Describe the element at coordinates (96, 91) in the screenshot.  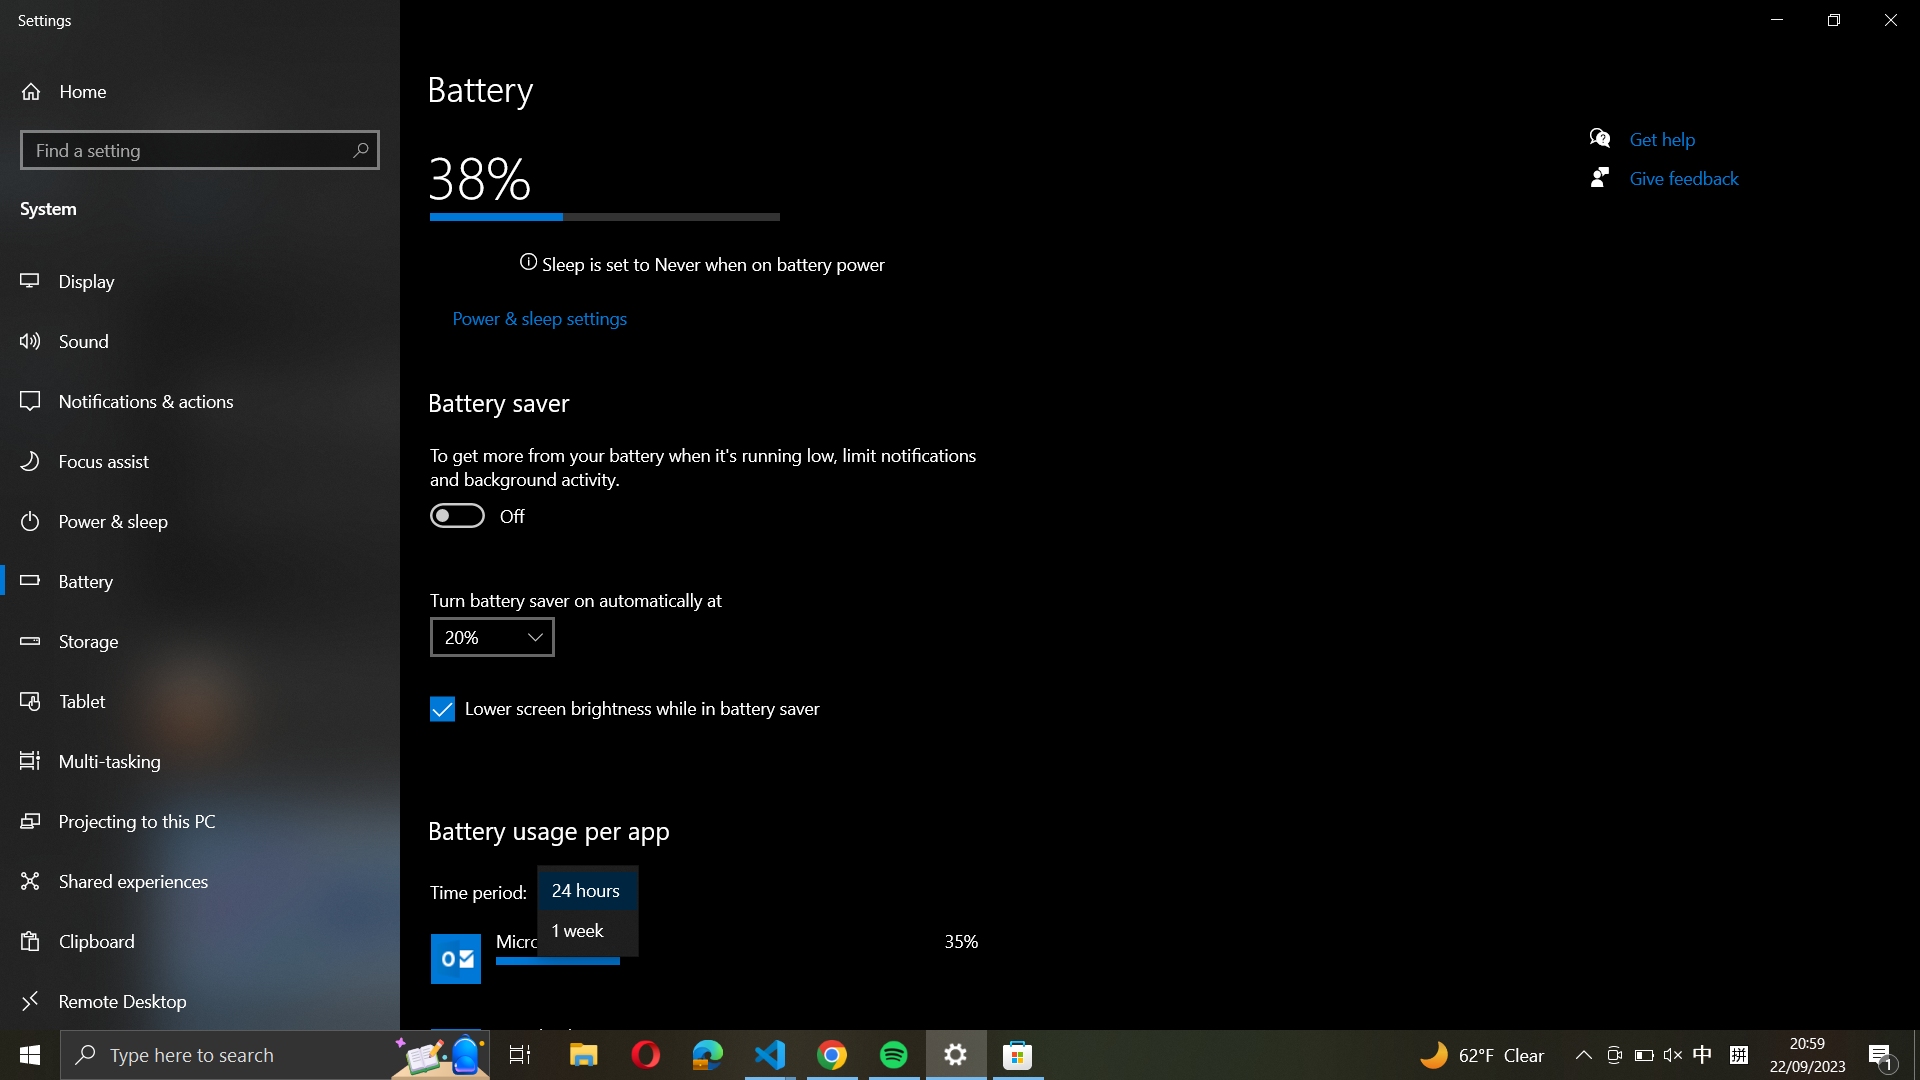
I see `Home from the navigation panel on the left` at that location.